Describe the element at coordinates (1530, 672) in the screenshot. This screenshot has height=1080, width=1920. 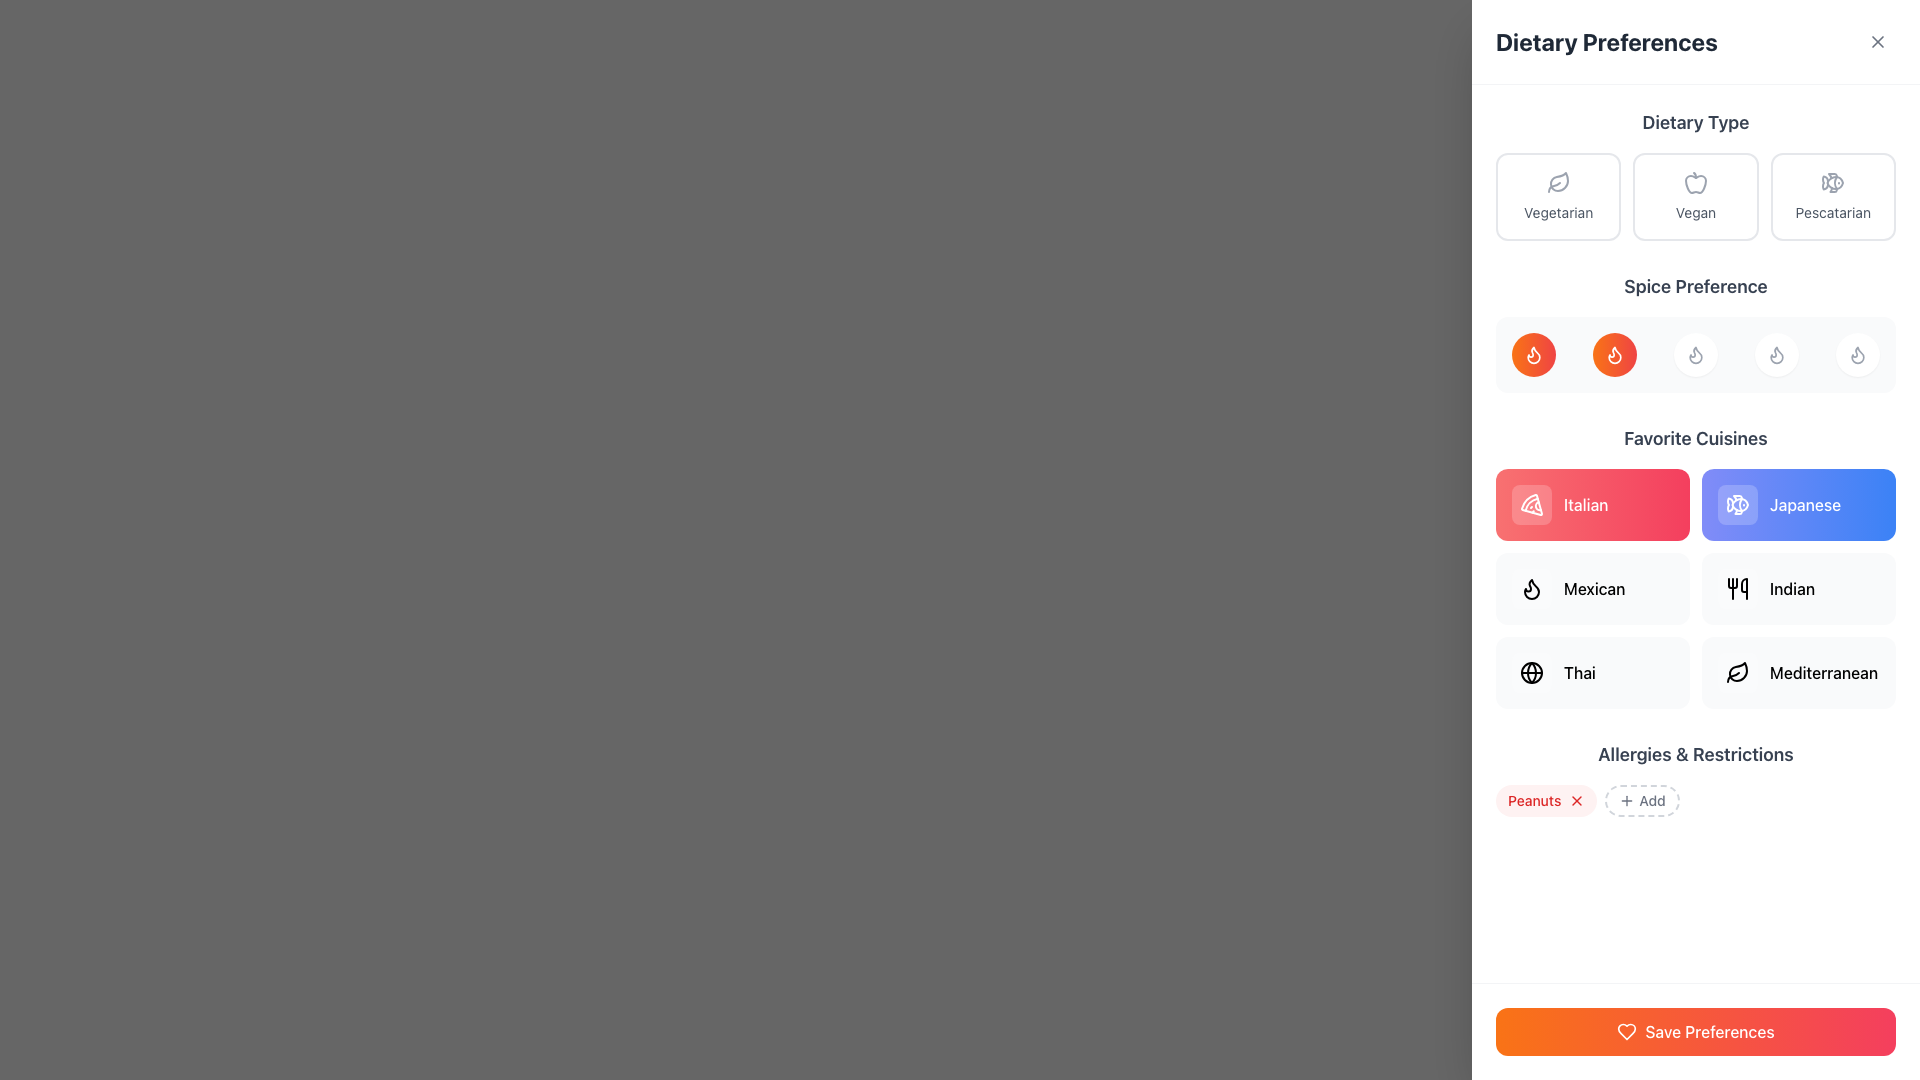
I see `the globe icon representing the Thai cuisine button, located in the top-right corner of the 'Dietary Preferences' panel` at that location.